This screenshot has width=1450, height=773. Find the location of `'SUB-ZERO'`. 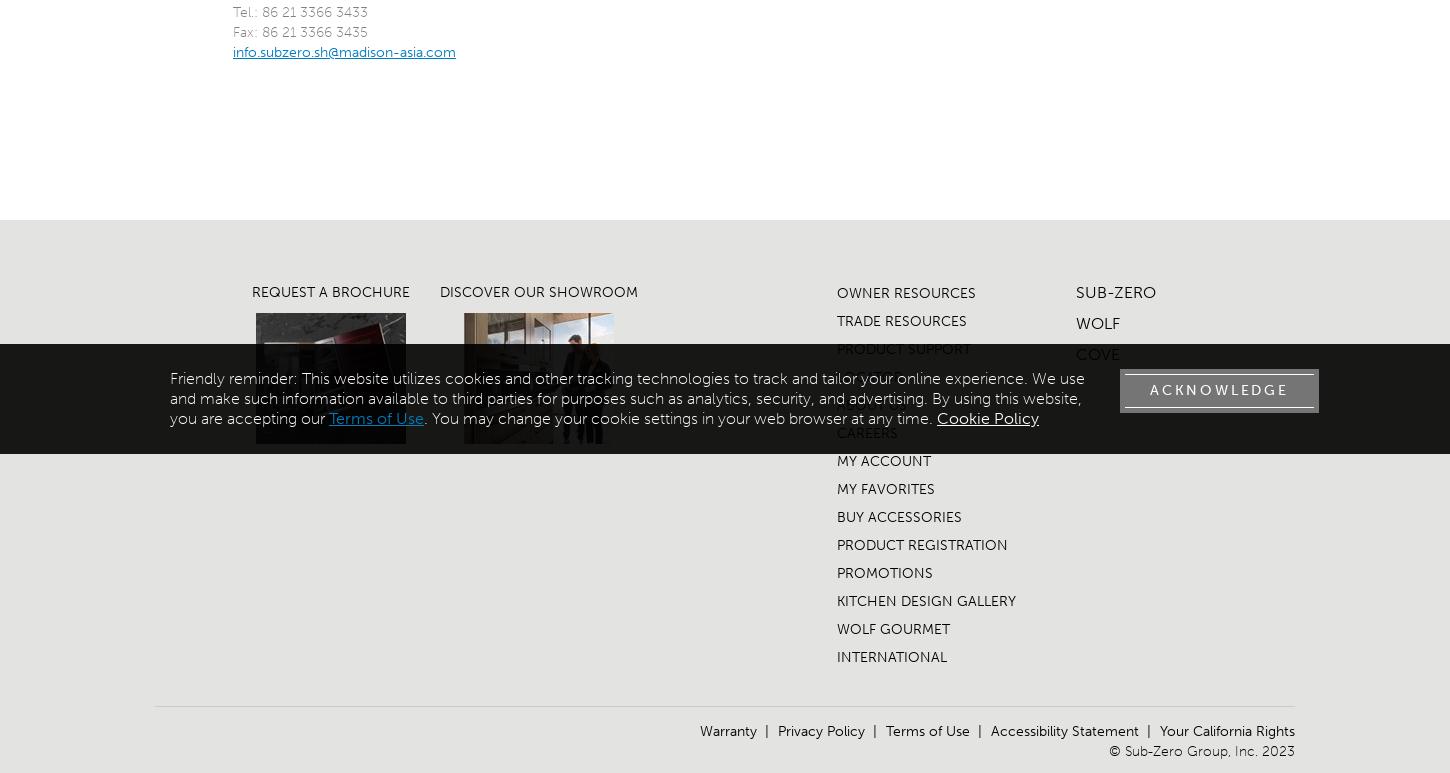

'SUB-ZERO' is located at coordinates (1115, 292).